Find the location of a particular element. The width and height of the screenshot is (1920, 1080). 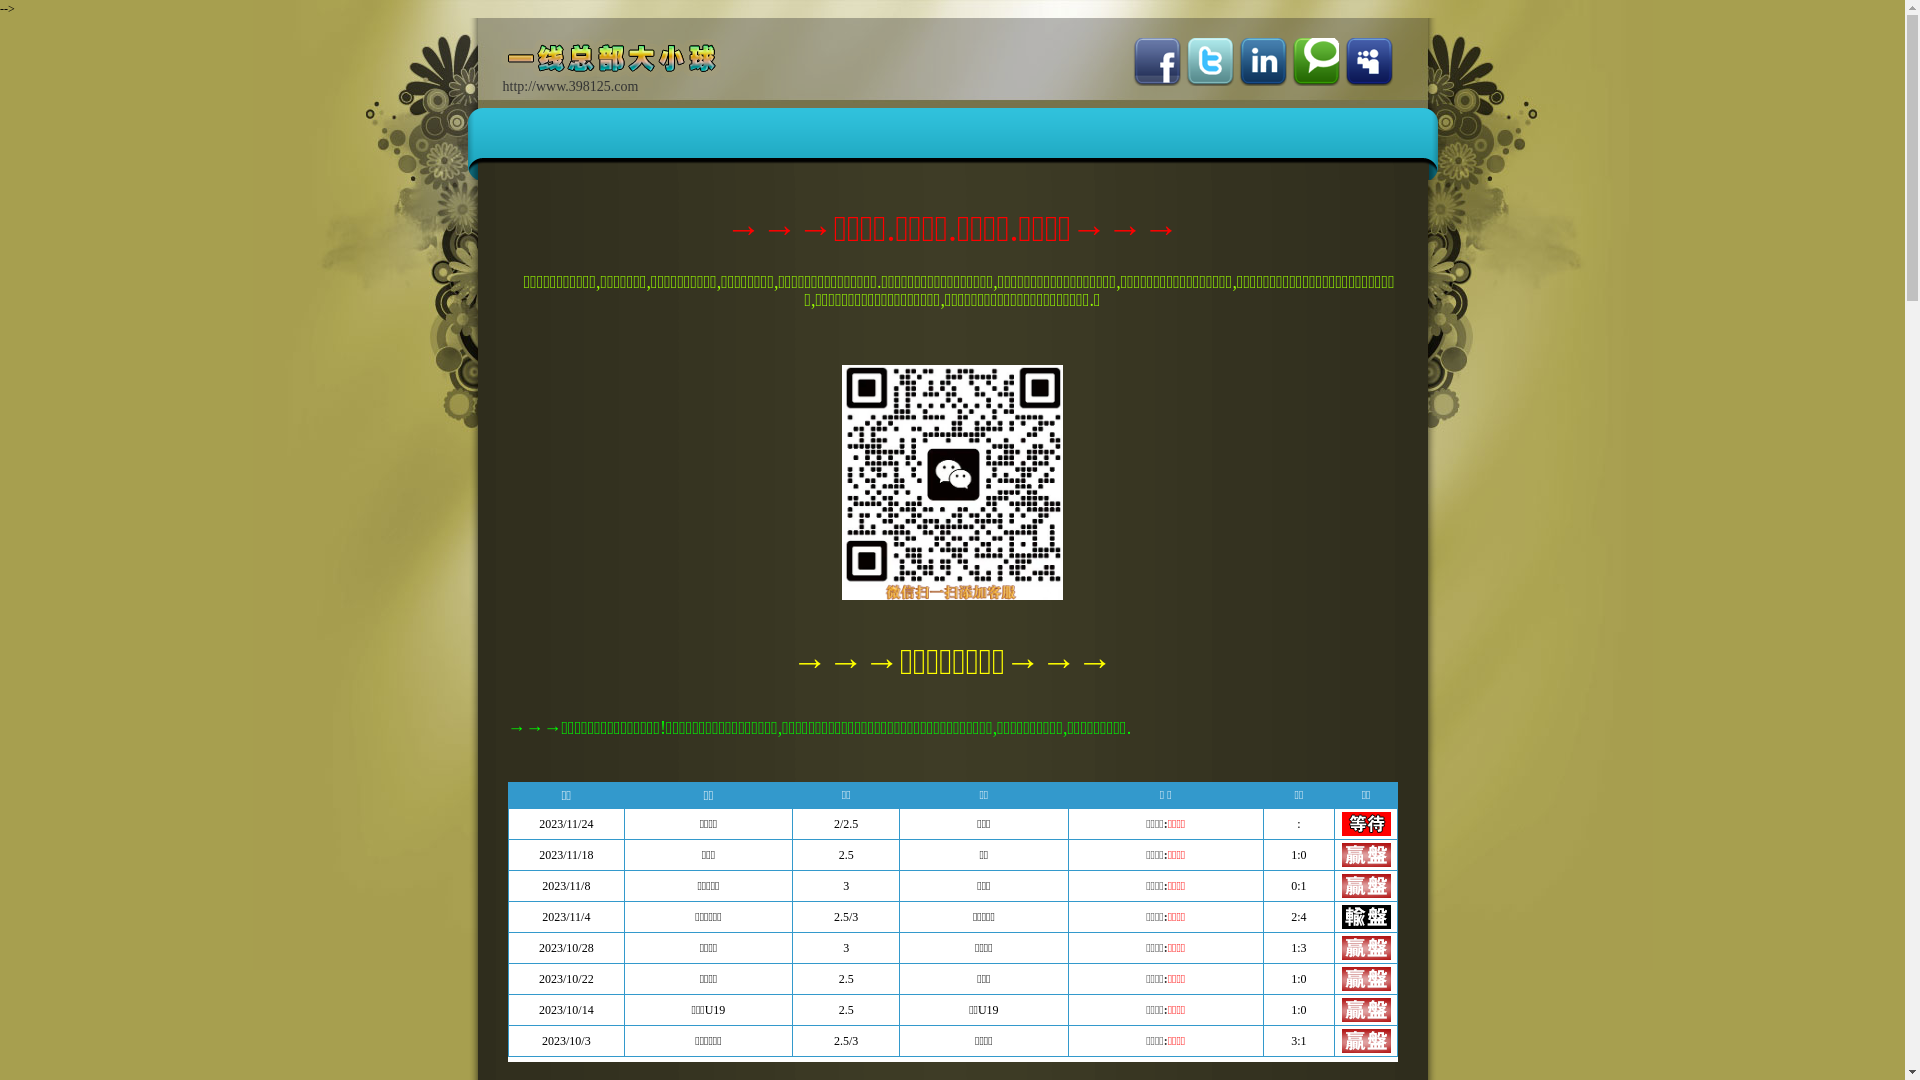

'http://www.398125.com' is located at coordinates (622, 72).